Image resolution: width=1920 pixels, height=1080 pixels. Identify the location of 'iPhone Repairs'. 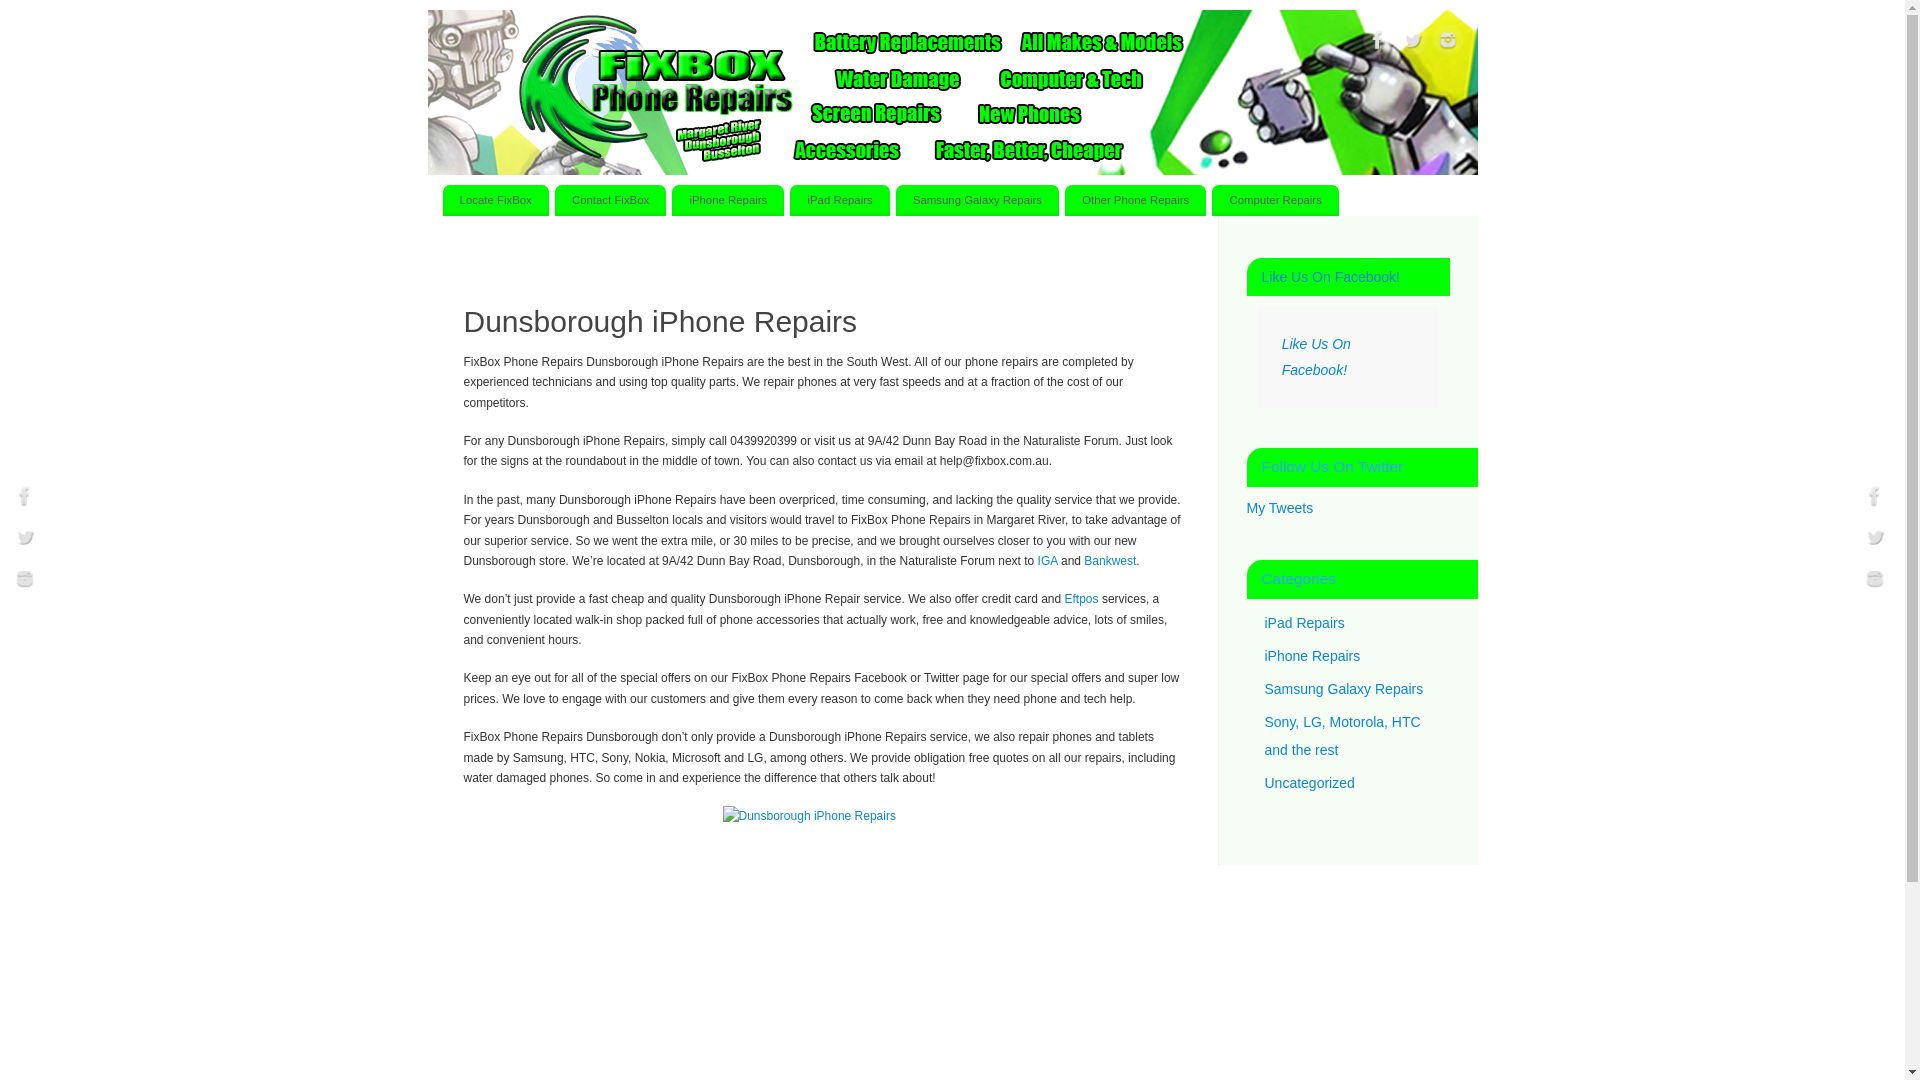
(727, 200).